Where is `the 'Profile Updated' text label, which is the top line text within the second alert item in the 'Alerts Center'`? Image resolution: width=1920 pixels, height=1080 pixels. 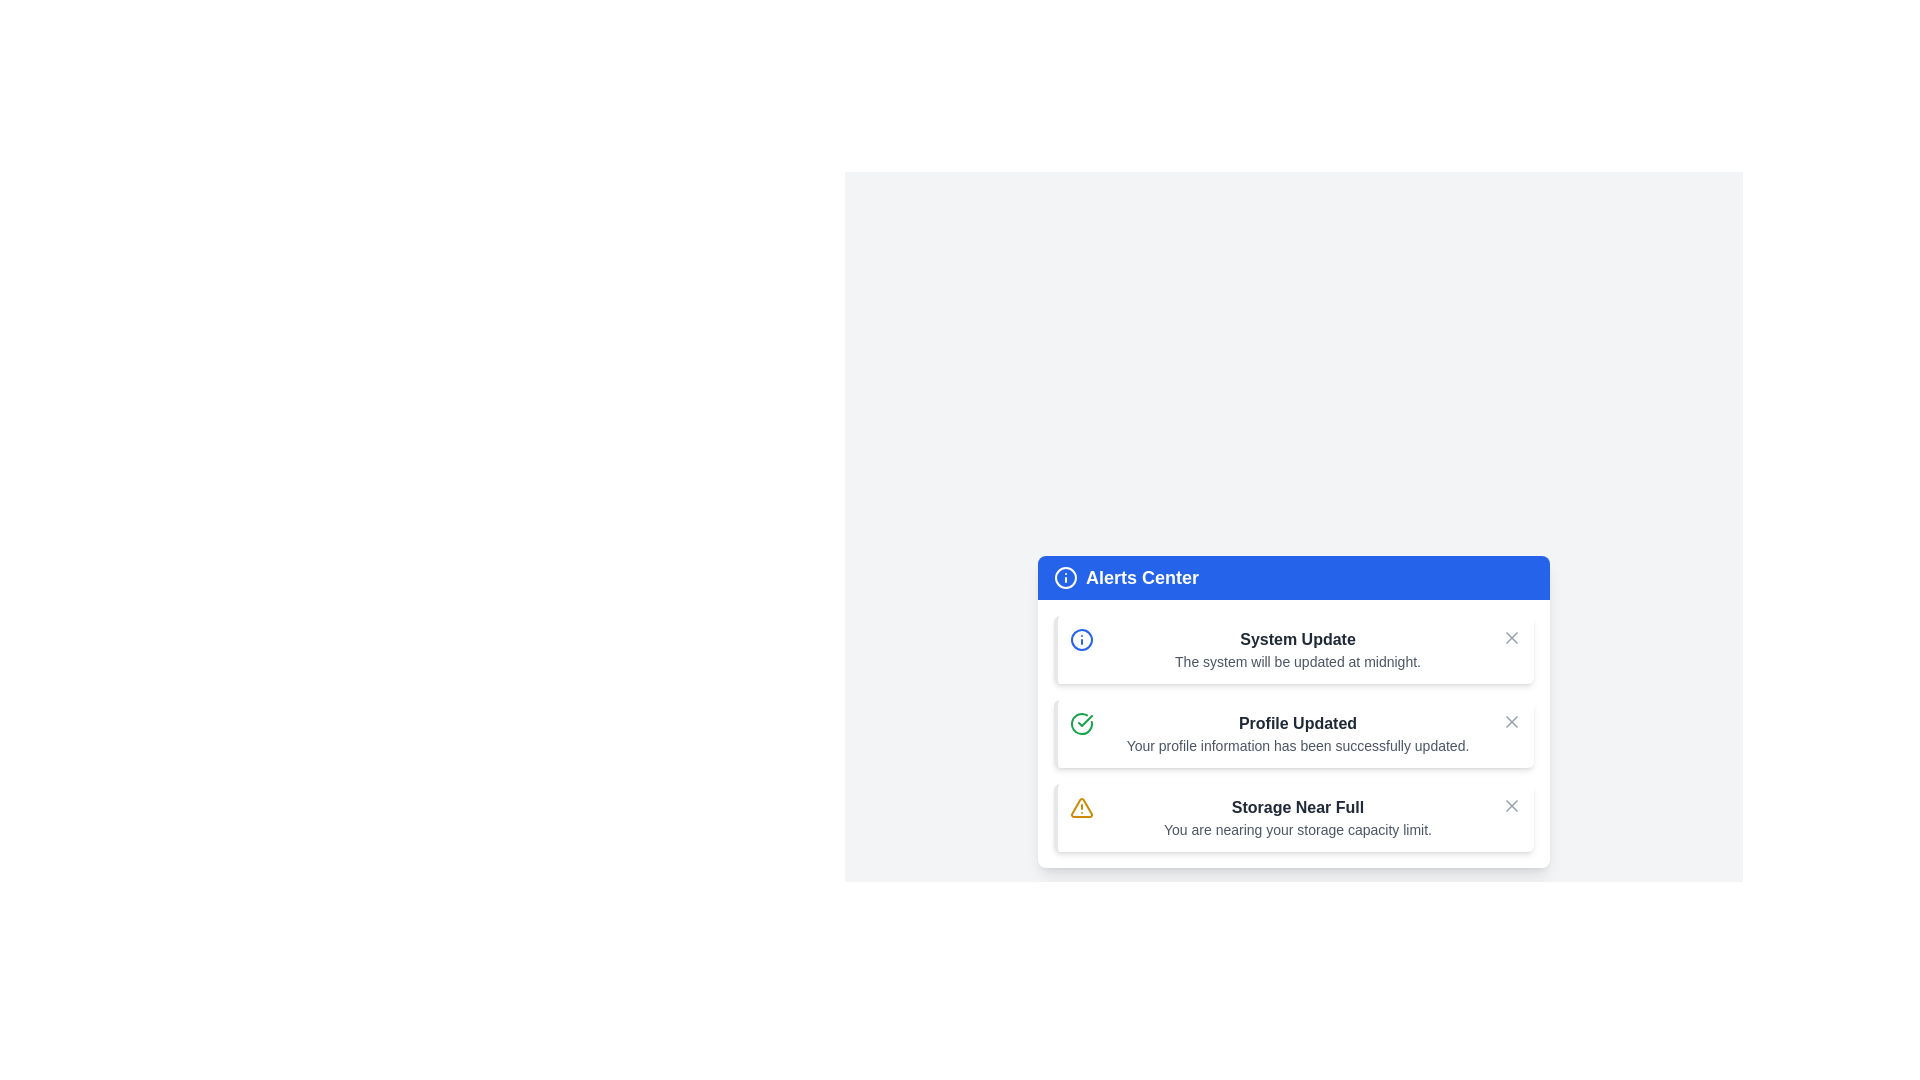
the 'Profile Updated' text label, which is the top line text within the second alert item in the 'Alerts Center' is located at coordinates (1297, 724).